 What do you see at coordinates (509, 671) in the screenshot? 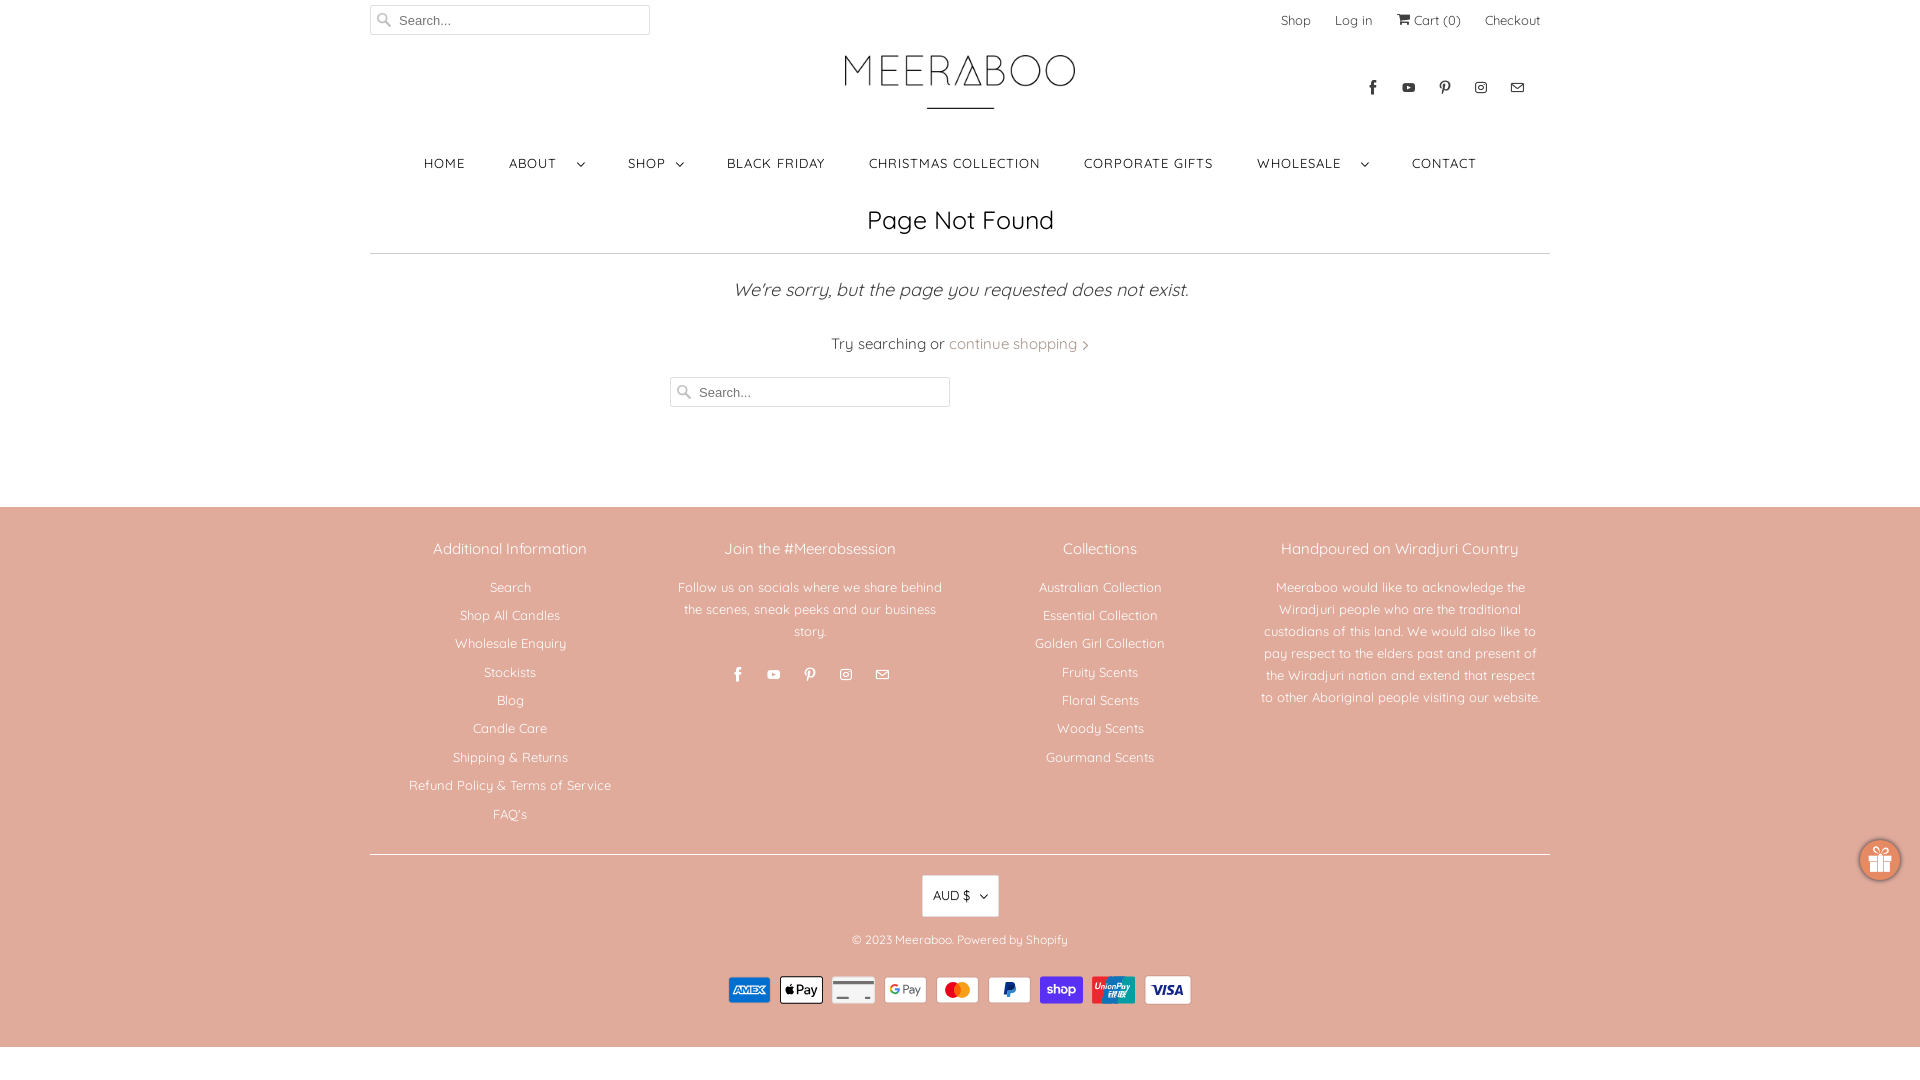
I see `'Stockists'` at bounding box center [509, 671].